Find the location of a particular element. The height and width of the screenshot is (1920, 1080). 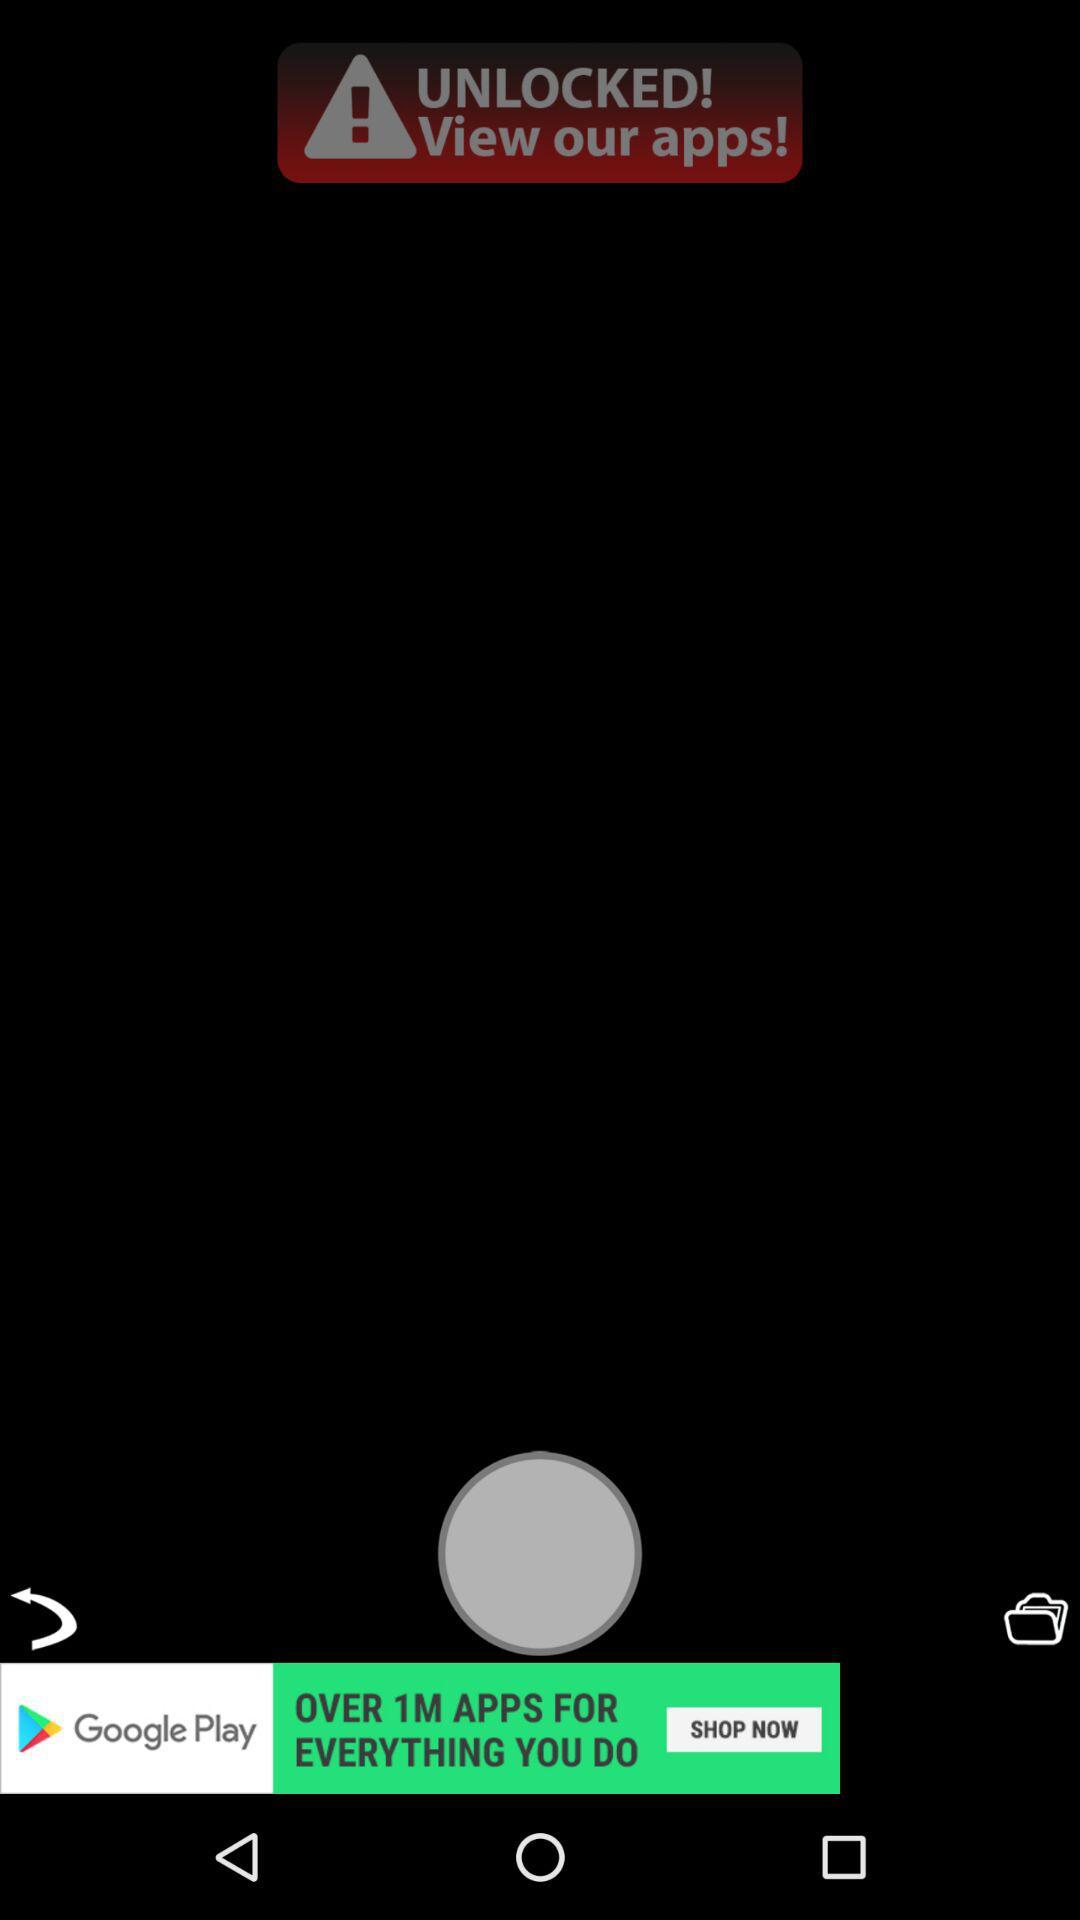

pop-up advertisement is located at coordinates (540, 1727).